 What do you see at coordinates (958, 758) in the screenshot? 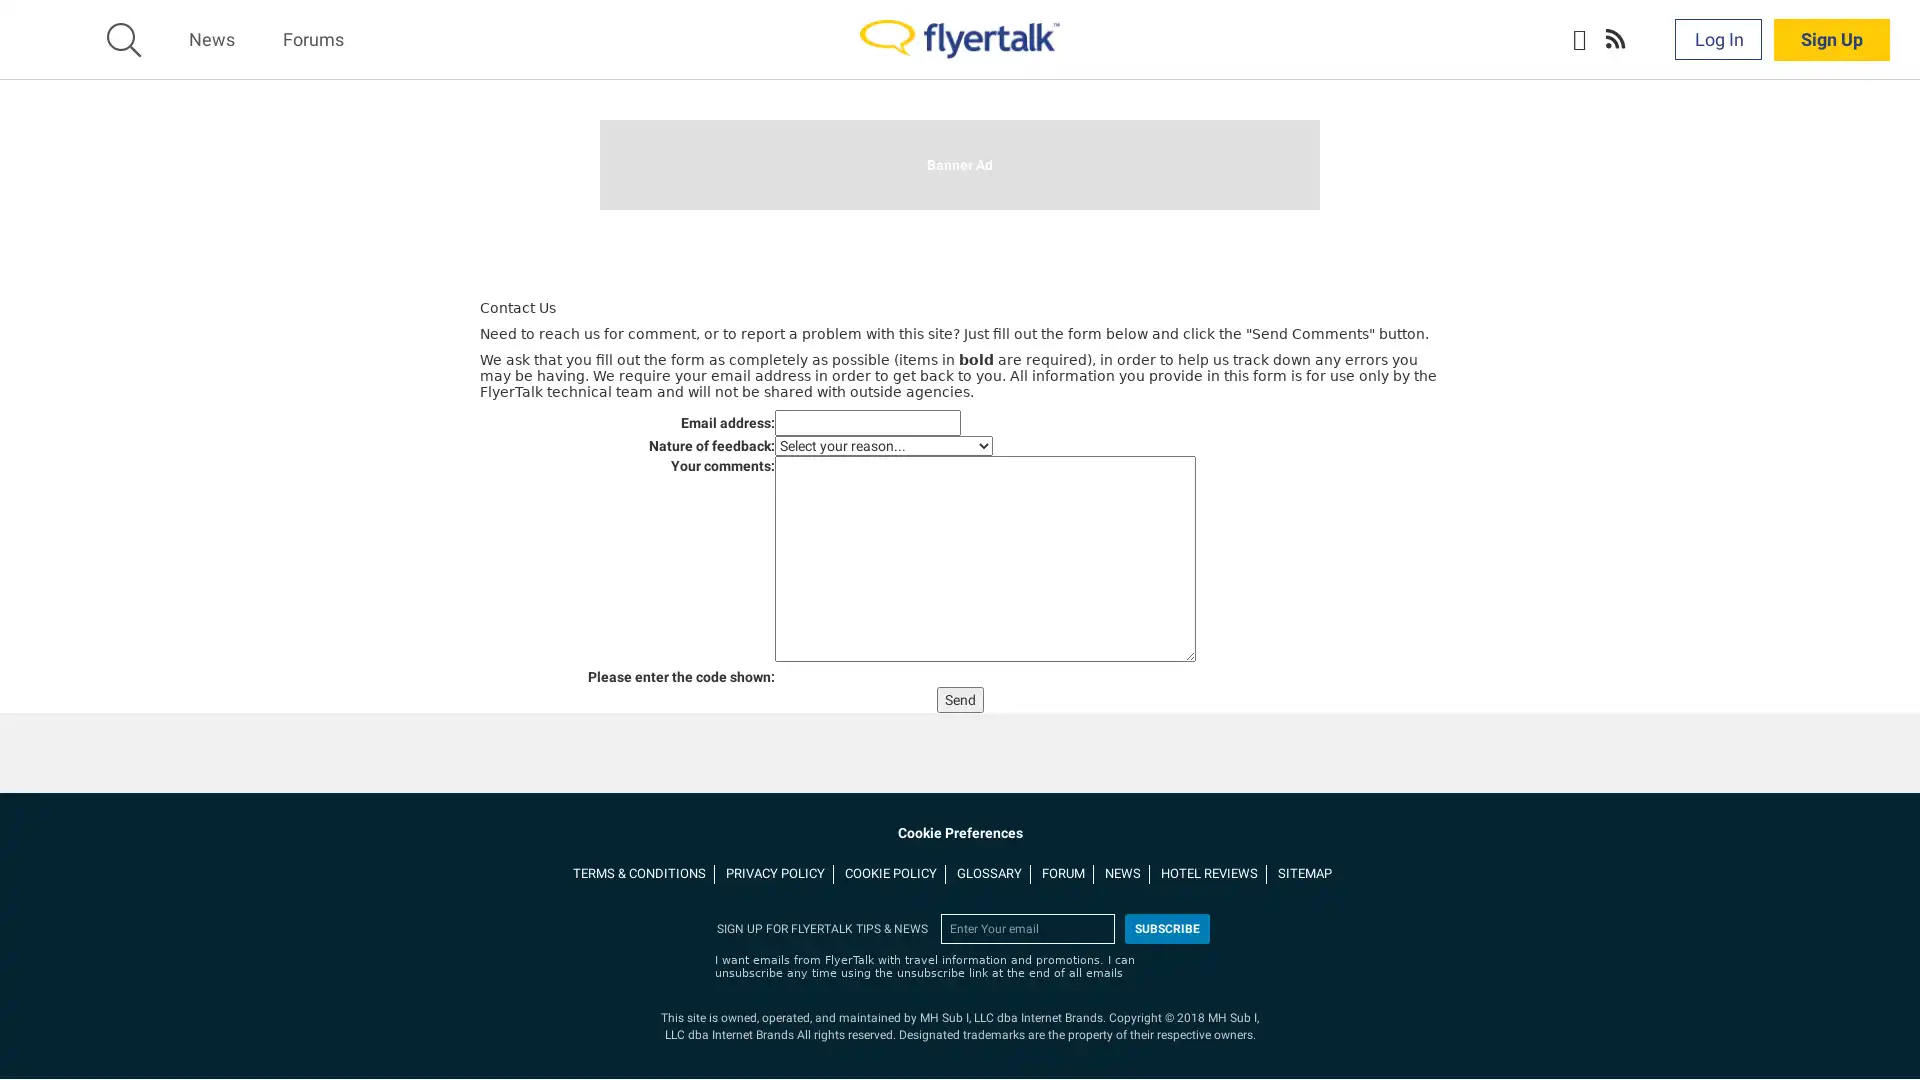
I see `Send` at bounding box center [958, 758].